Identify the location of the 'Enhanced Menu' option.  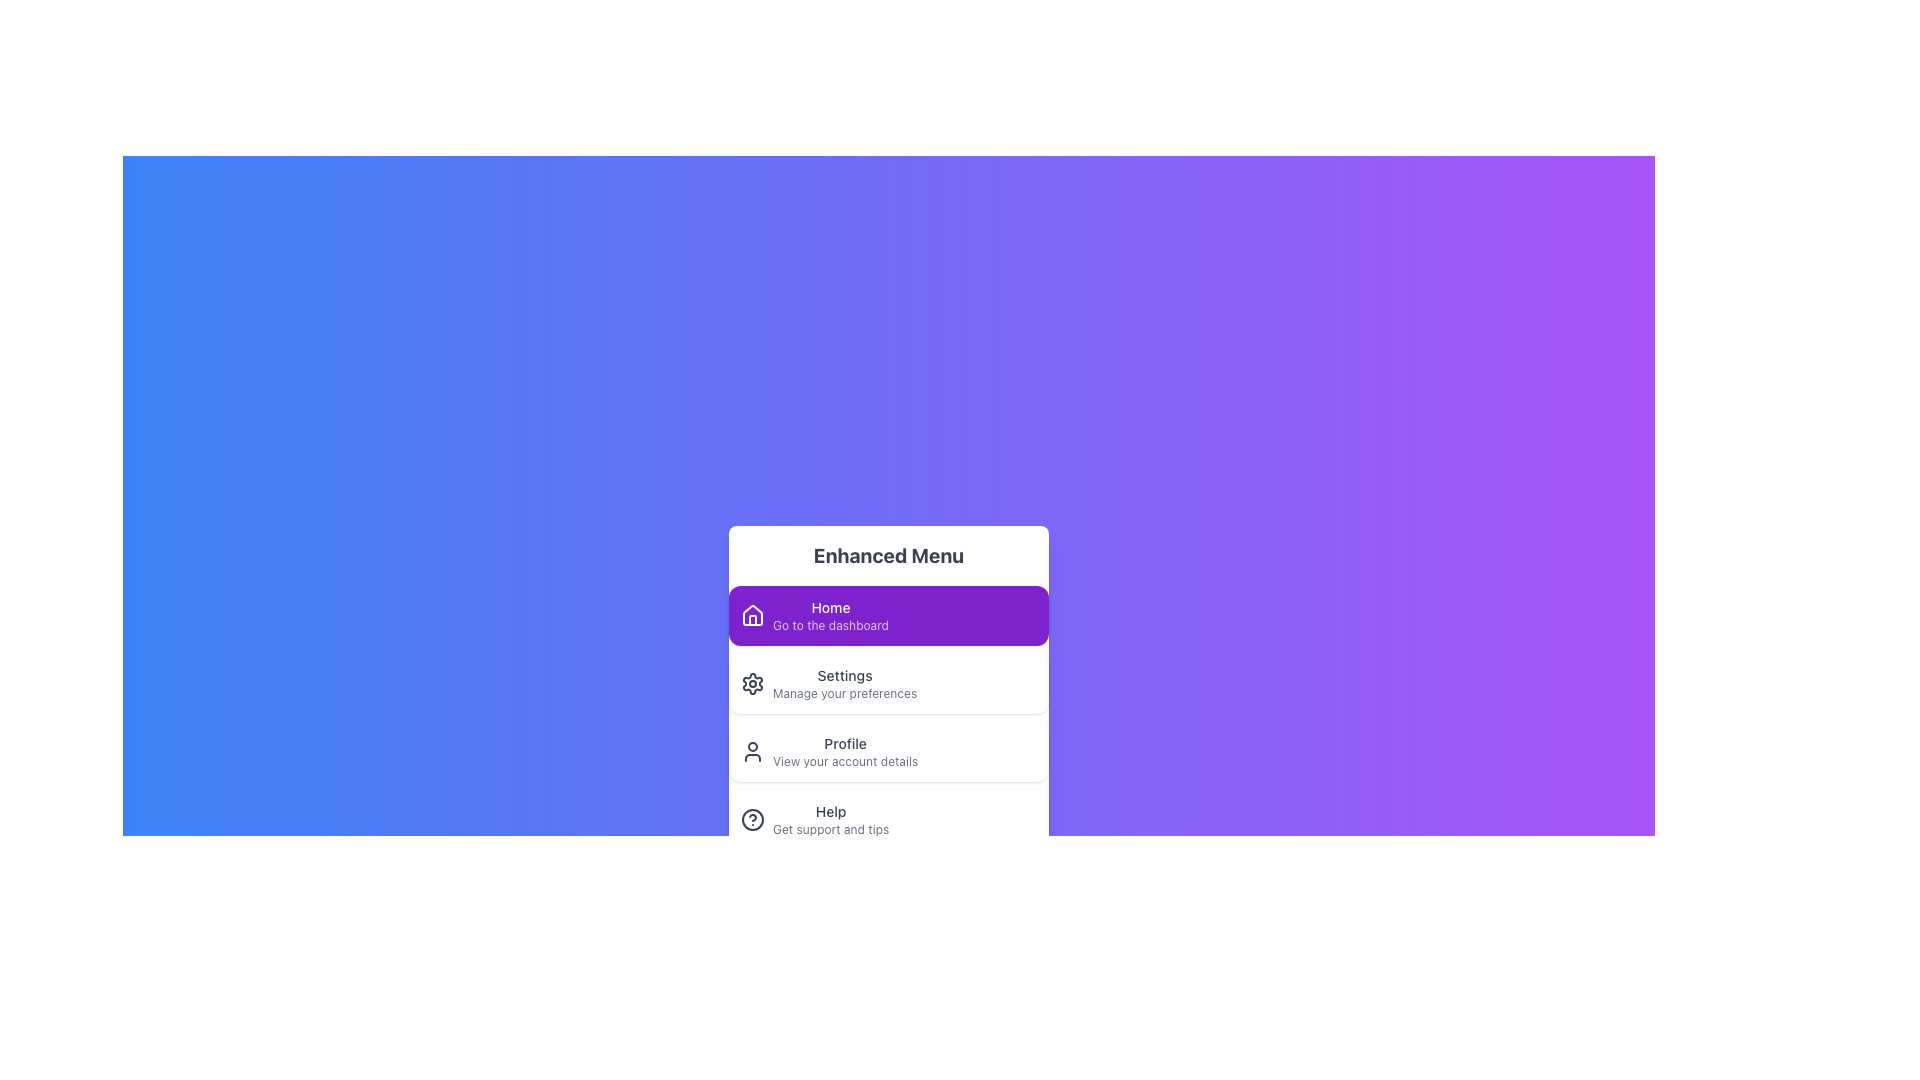
(887, 694).